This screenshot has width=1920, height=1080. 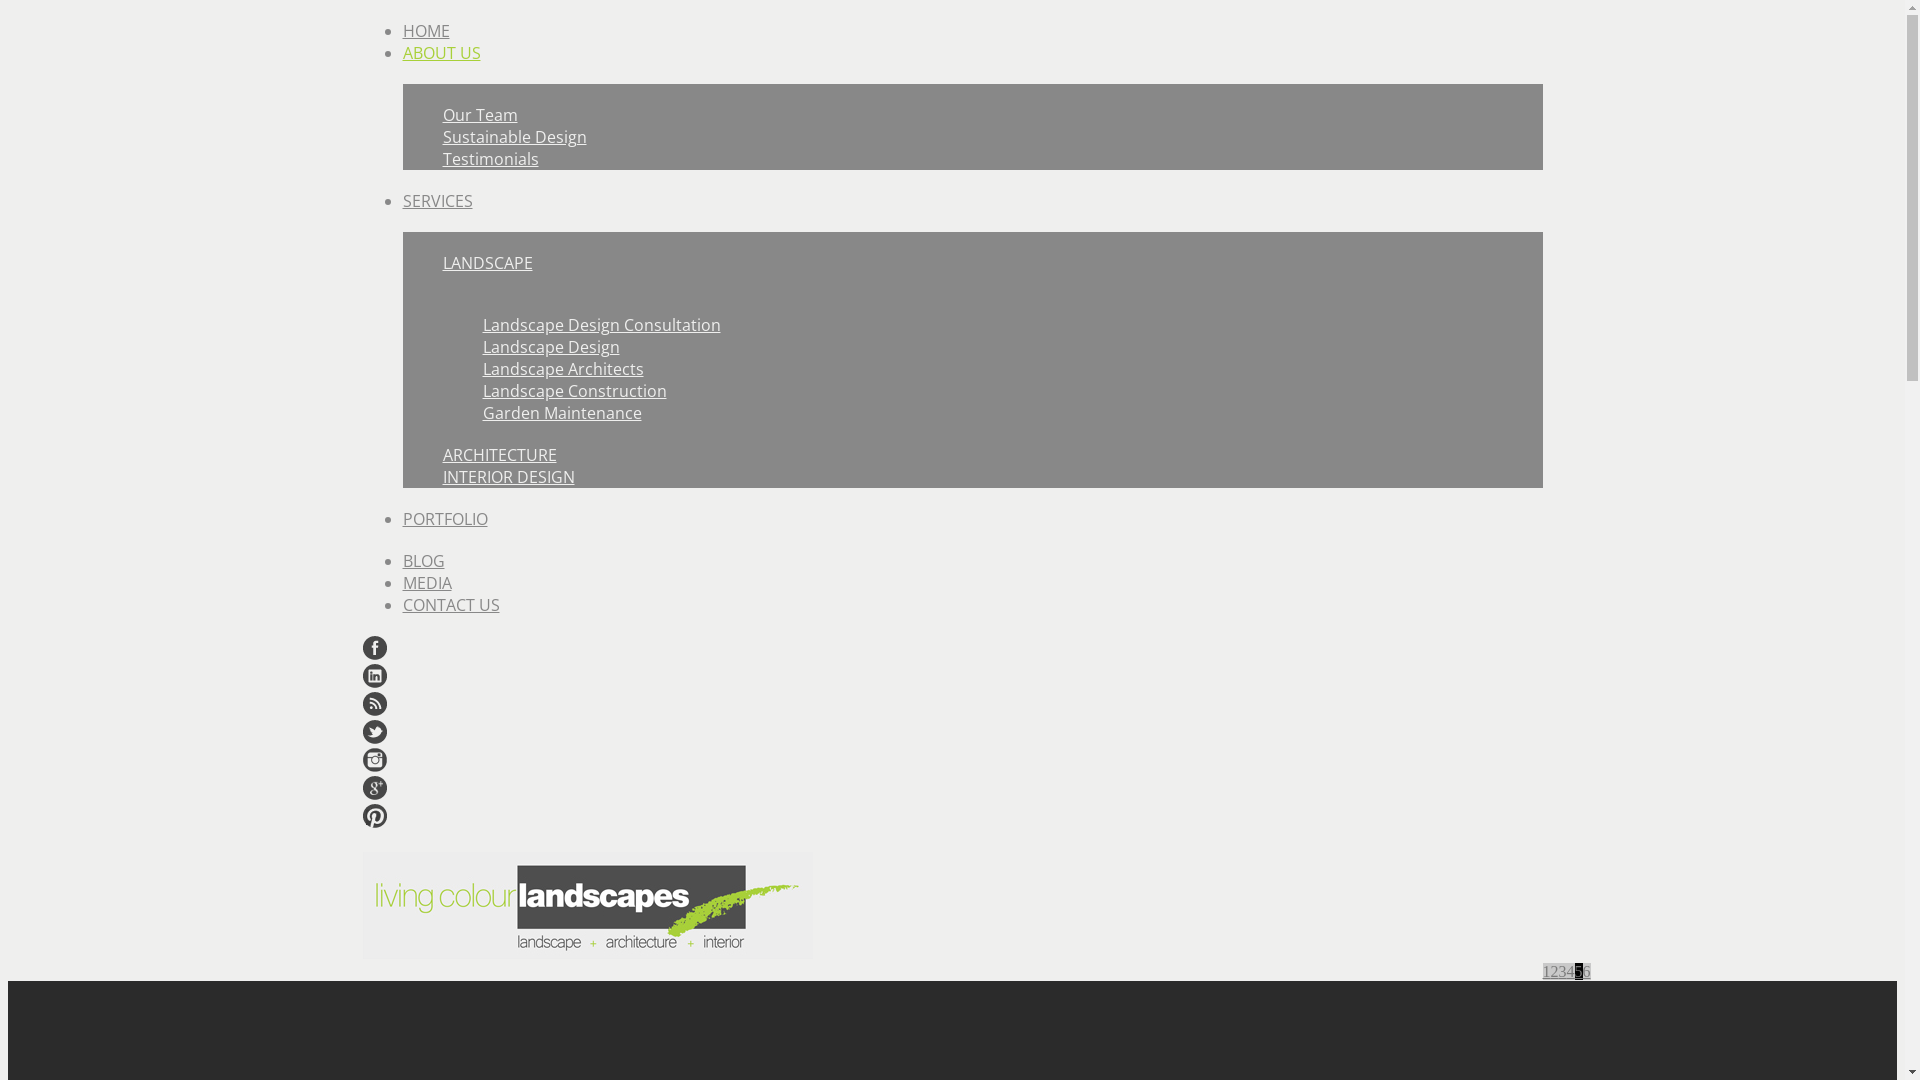 What do you see at coordinates (435, 200) in the screenshot?
I see `'SERVICES'` at bounding box center [435, 200].